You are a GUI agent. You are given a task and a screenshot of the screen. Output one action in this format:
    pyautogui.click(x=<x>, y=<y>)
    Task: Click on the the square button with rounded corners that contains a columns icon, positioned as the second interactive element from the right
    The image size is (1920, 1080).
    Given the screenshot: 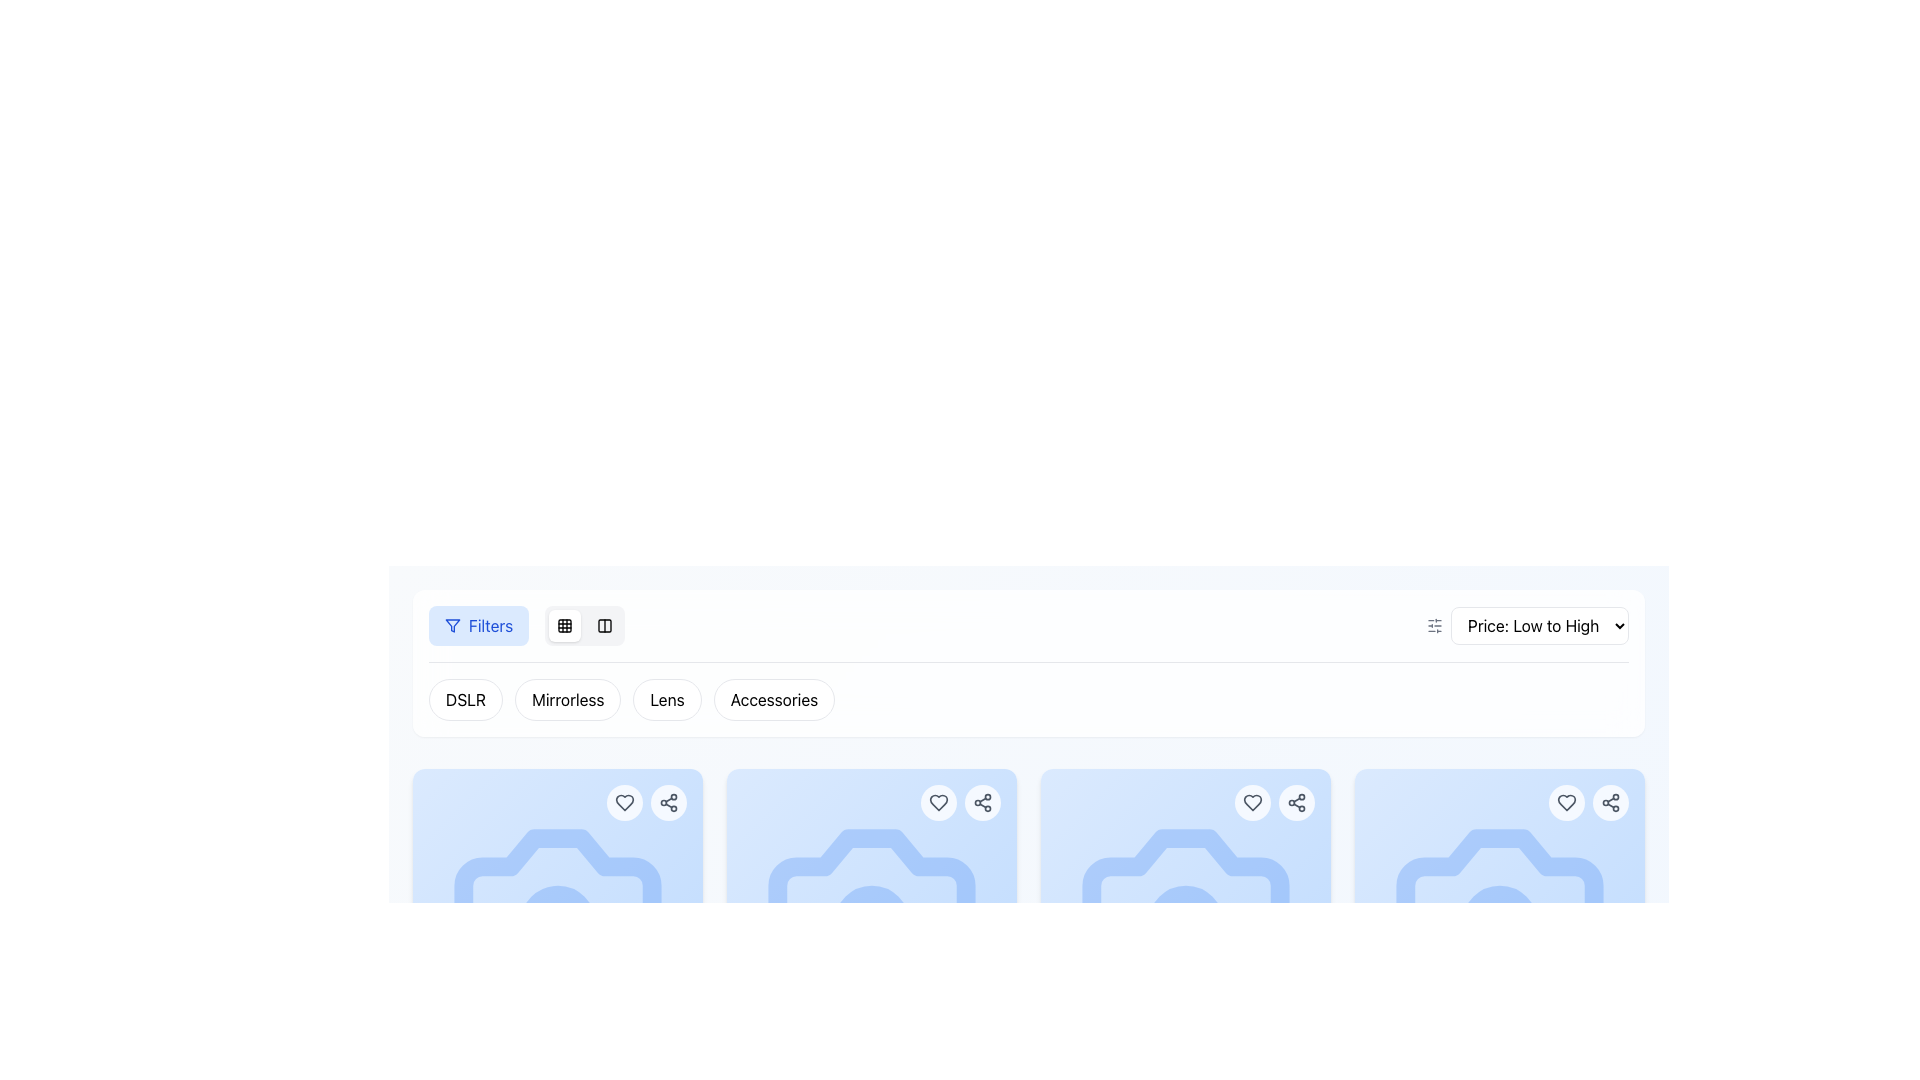 What is the action you would take?
    pyautogui.click(x=604, y=624)
    